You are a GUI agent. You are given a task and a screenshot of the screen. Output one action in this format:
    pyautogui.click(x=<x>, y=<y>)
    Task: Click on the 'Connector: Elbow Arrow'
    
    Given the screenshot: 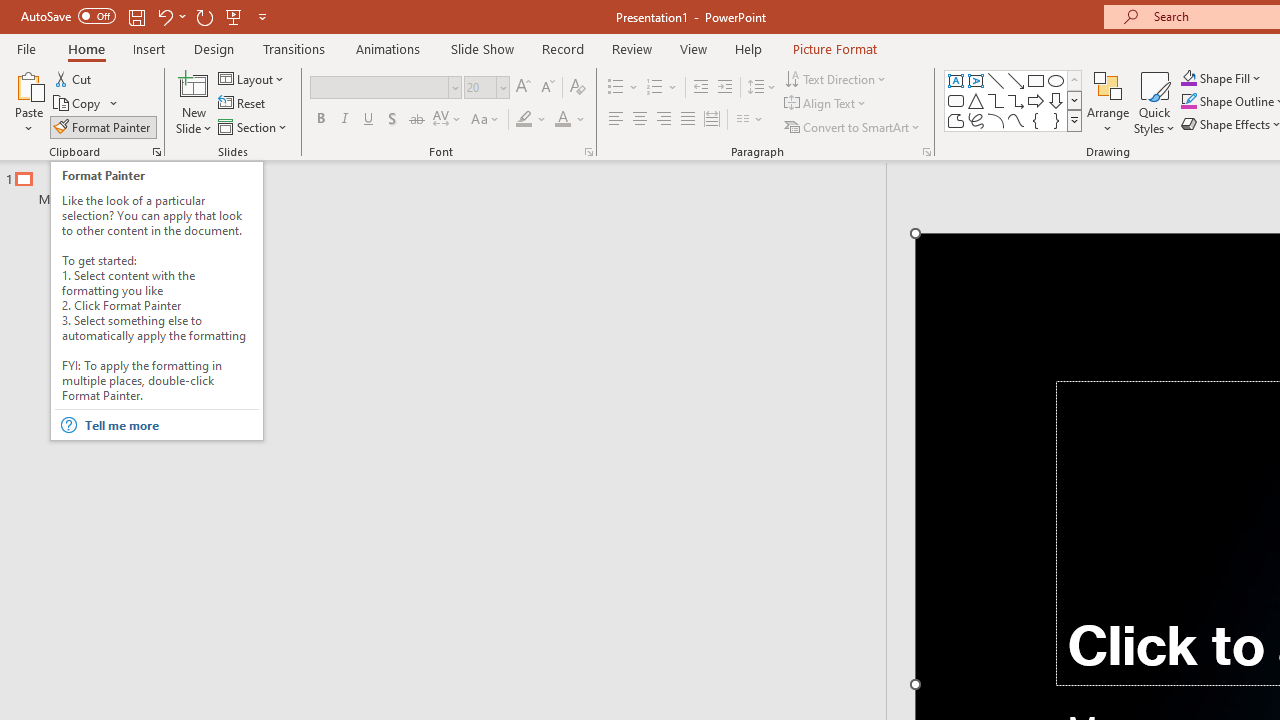 What is the action you would take?
    pyautogui.click(x=1016, y=100)
    